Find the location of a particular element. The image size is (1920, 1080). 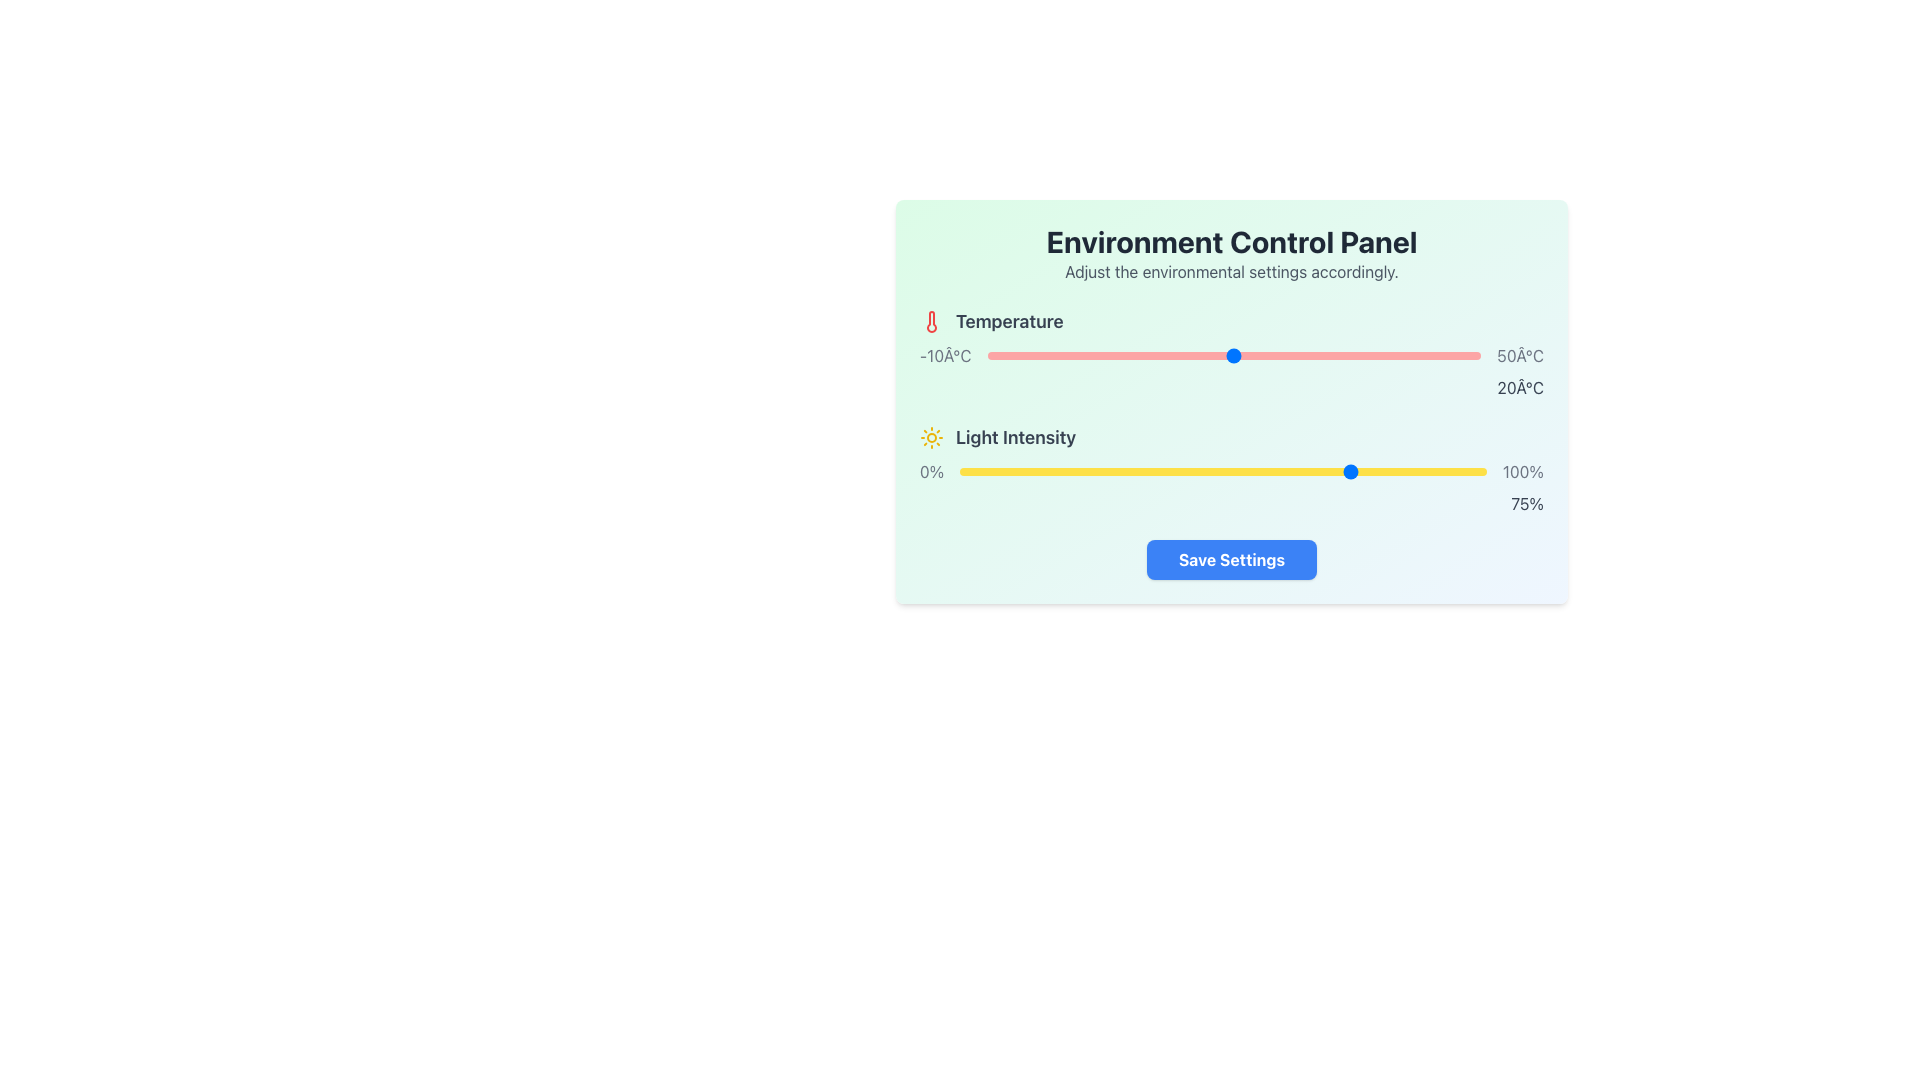

the 'Save Settings' button, which is a rectangular button with a blue background and bold white text, located at the bottom of the 'Environment Control Panel' is located at coordinates (1231, 559).